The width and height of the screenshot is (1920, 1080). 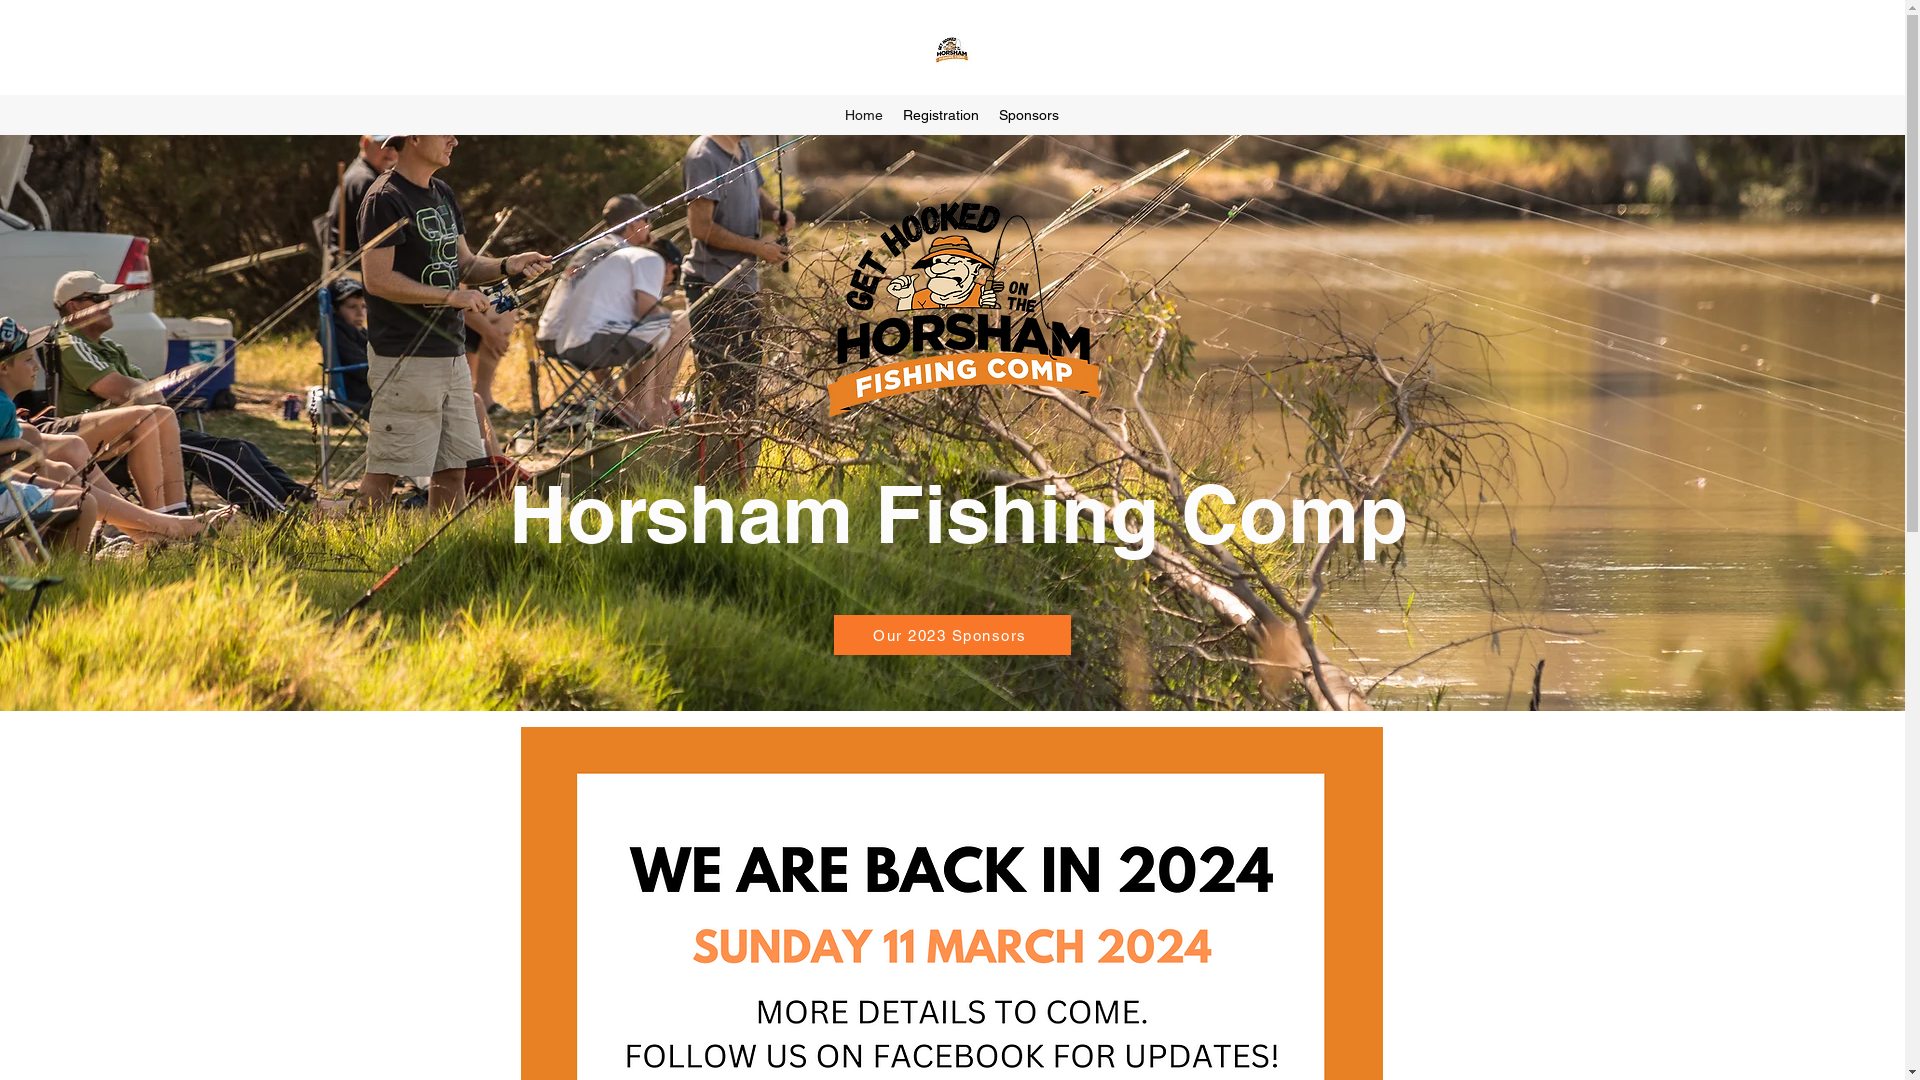 What do you see at coordinates (864, 115) in the screenshot?
I see `'Home'` at bounding box center [864, 115].